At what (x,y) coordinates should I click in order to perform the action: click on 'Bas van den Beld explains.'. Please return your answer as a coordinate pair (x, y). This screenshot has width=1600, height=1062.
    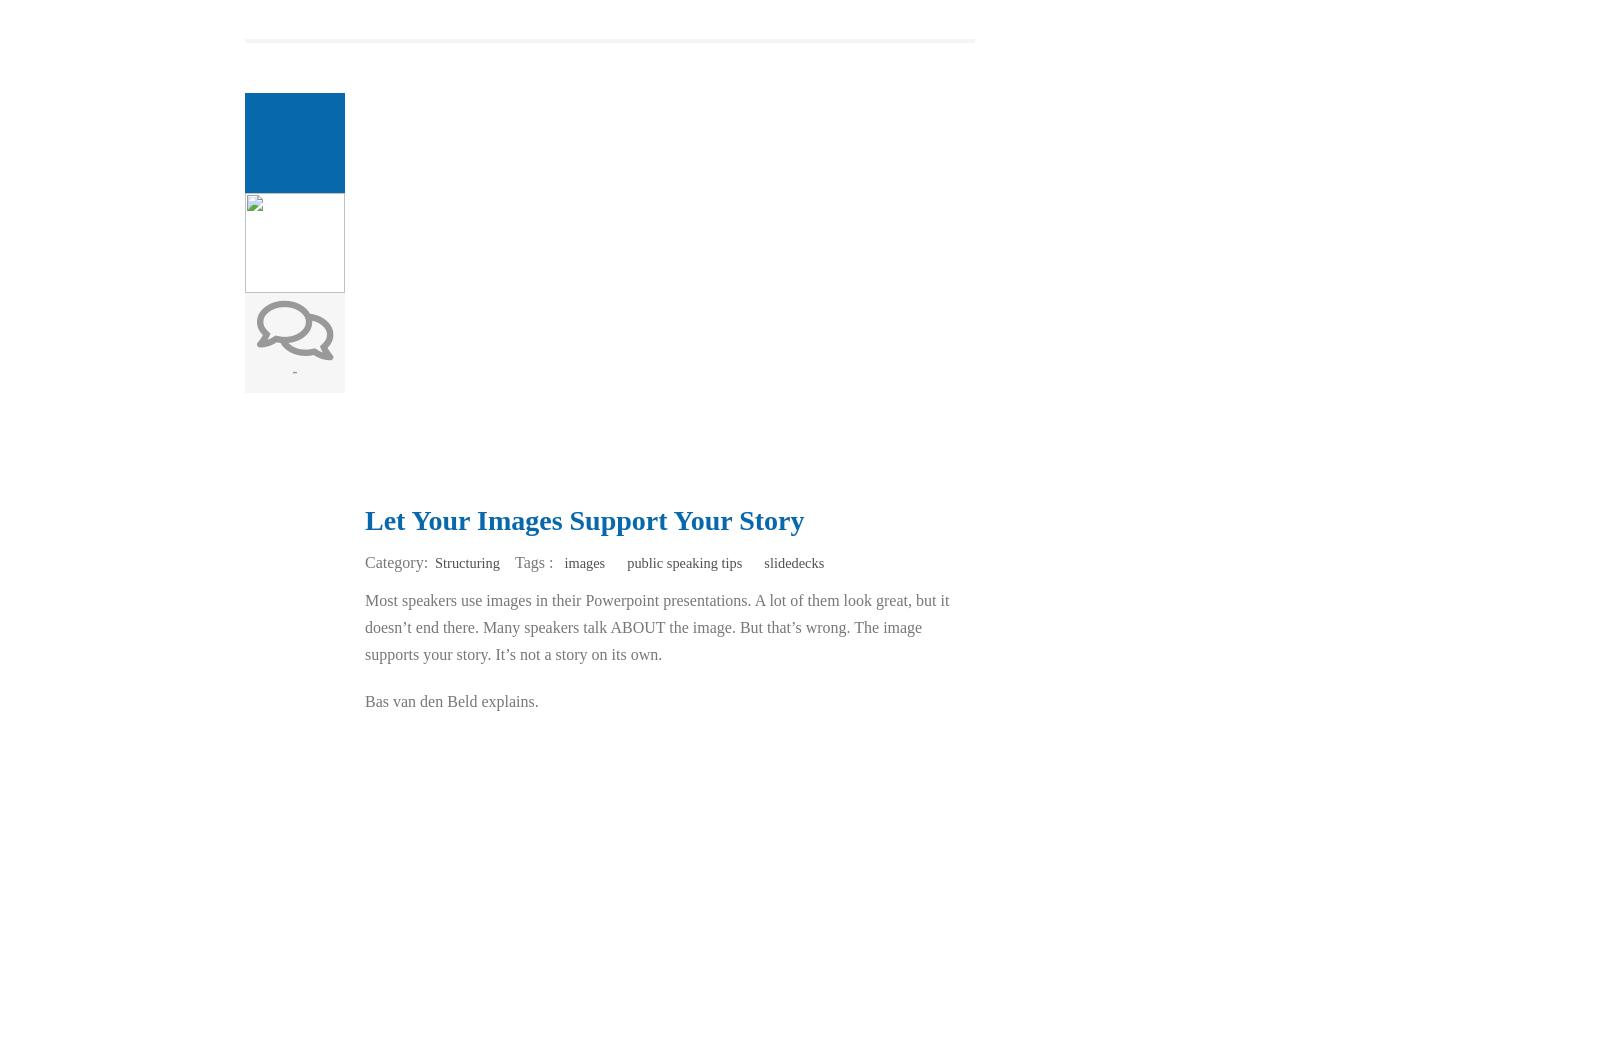
    Looking at the image, I should click on (450, 701).